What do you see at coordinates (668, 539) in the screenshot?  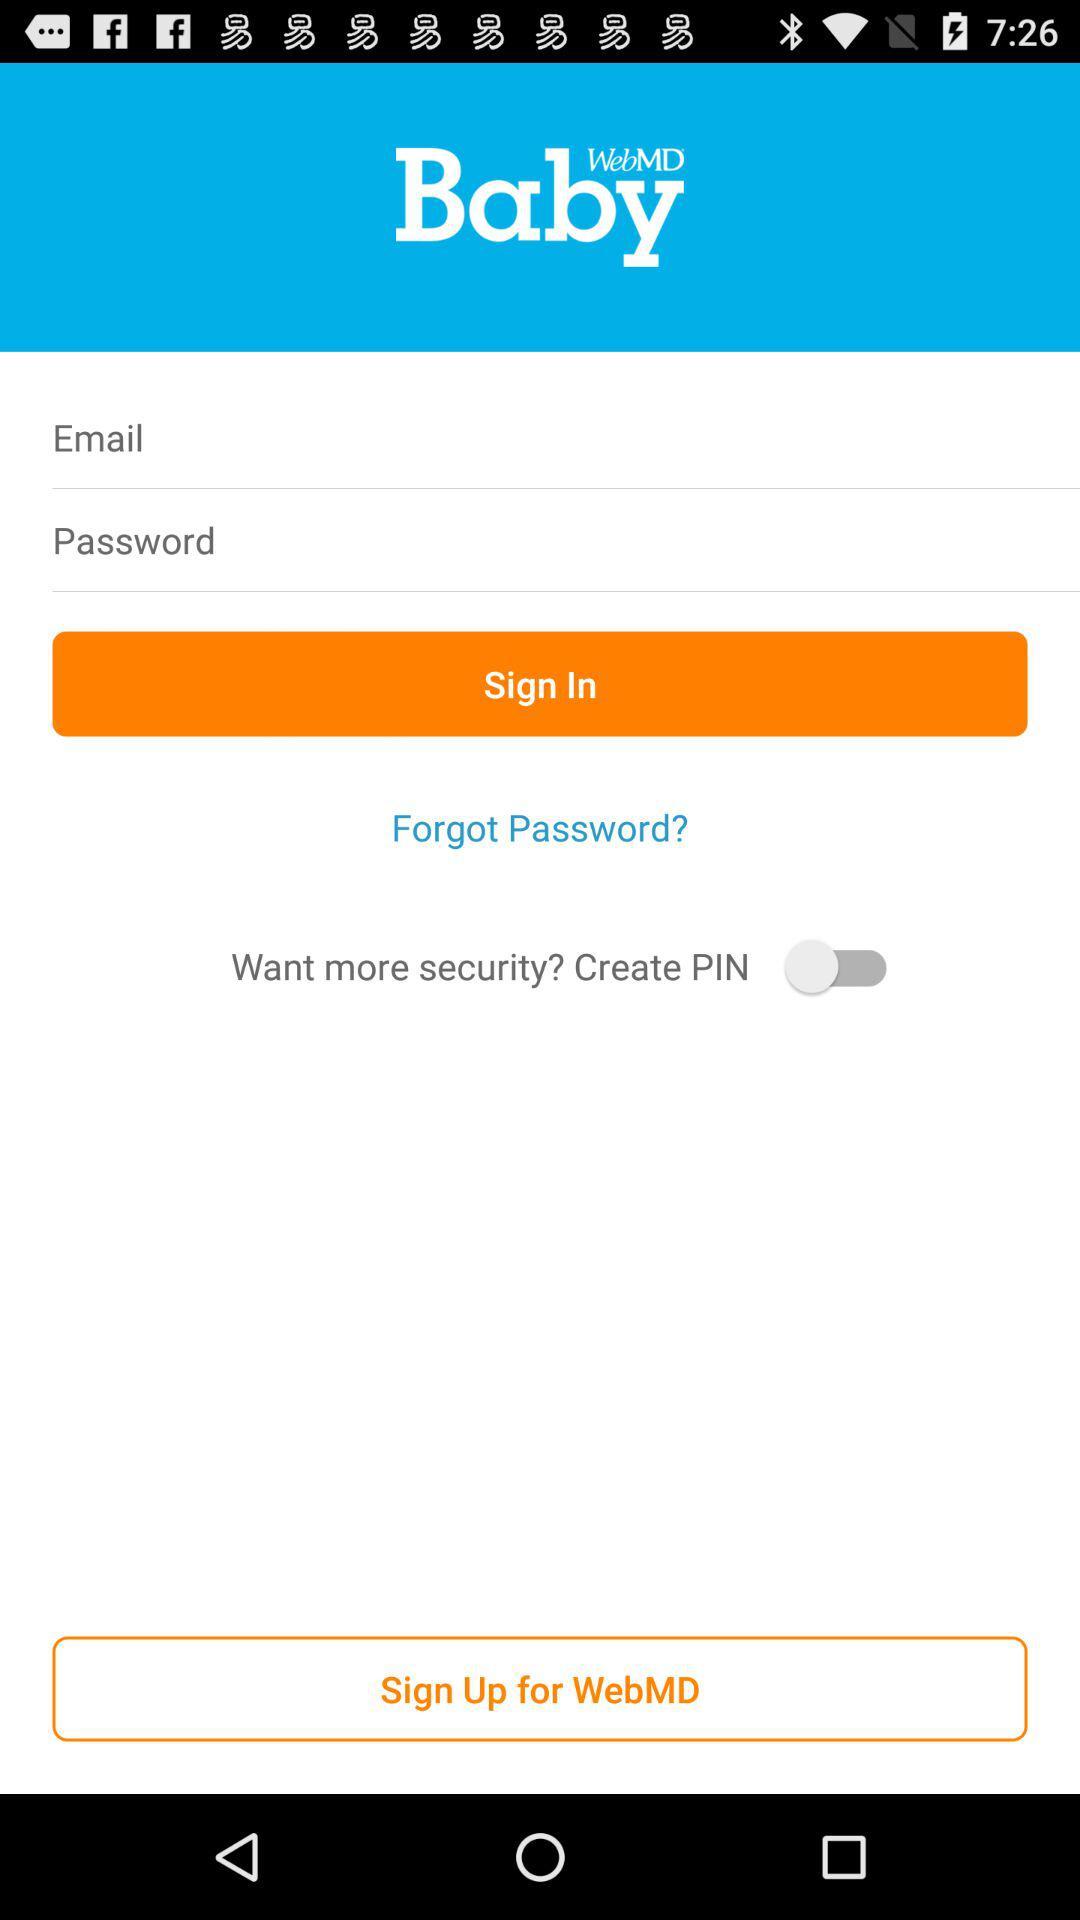 I see `password box` at bounding box center [668, 539].